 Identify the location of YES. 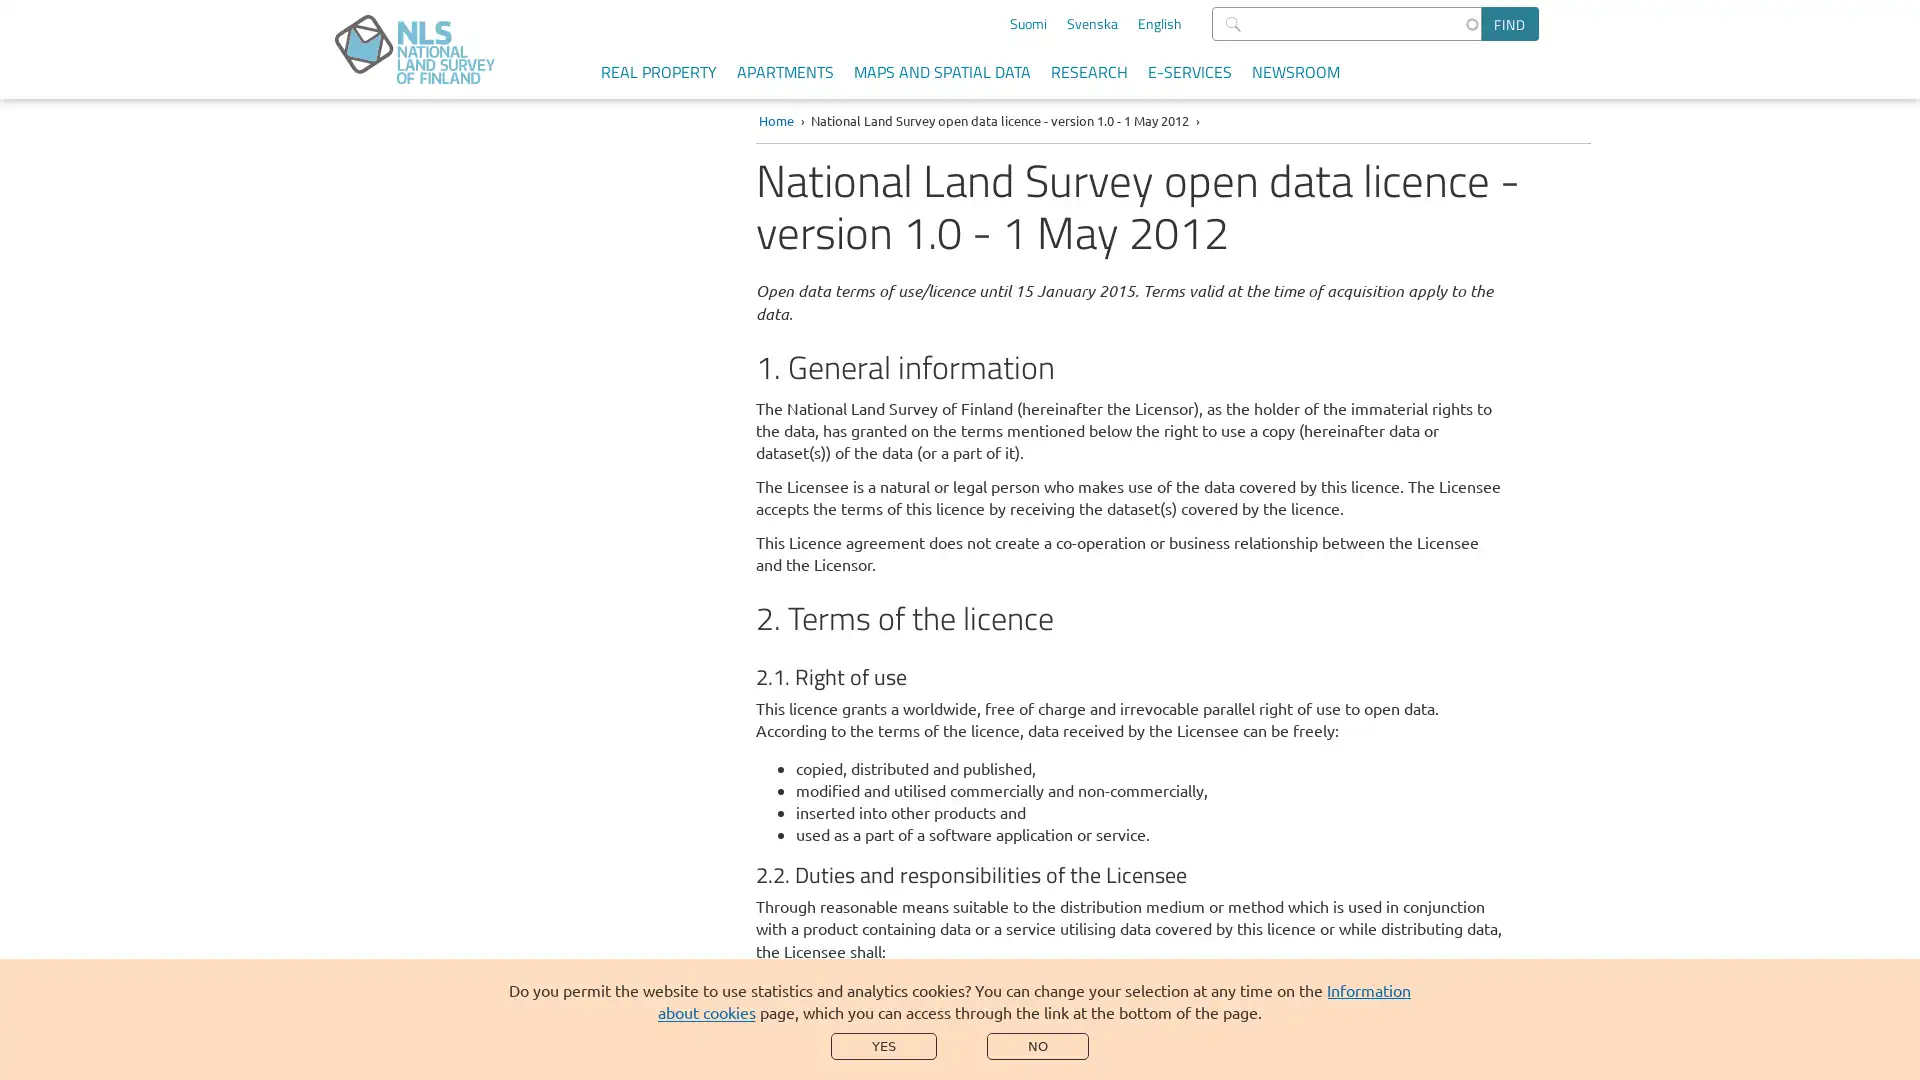
(882, 1045).